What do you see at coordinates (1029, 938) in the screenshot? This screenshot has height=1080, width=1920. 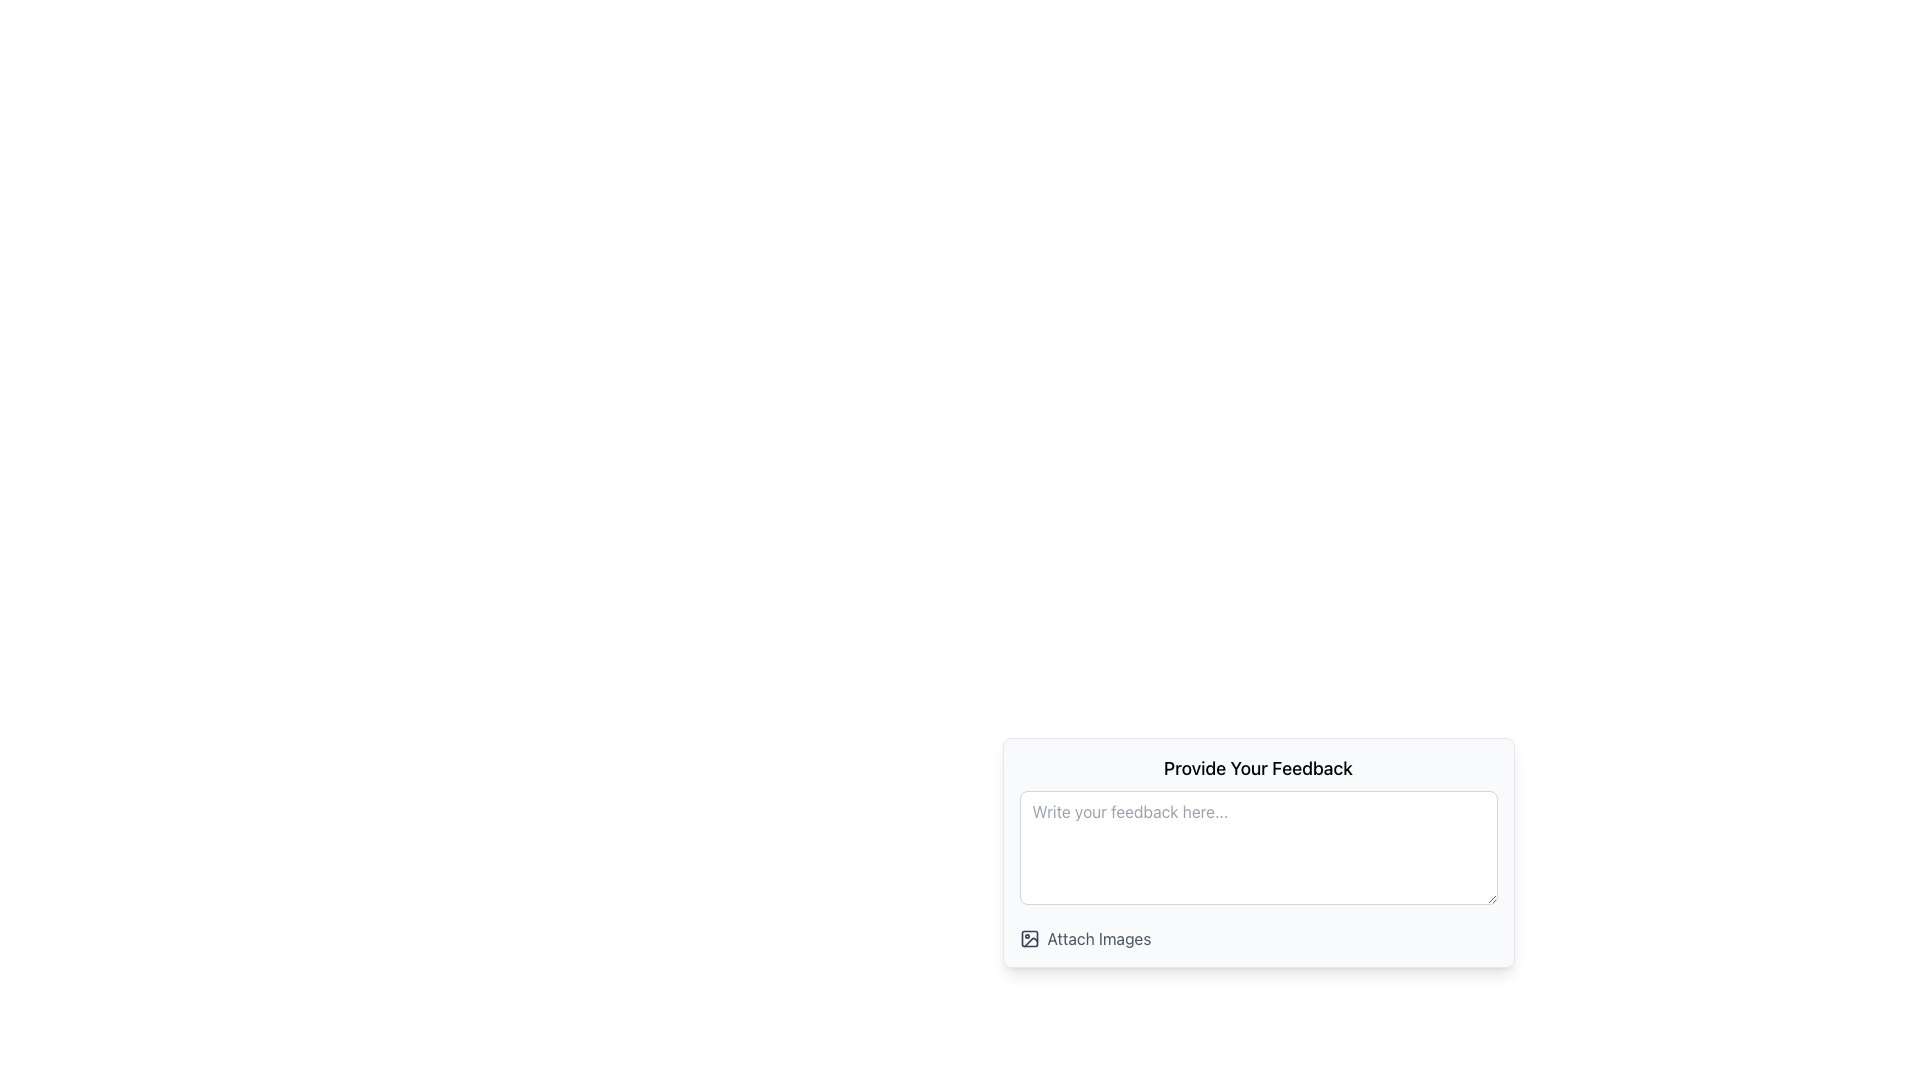 I see `the image placeholder icon located to the left of the 'Attach Images' text within the 'Attach Images' button in the feedback form panel` at bounding box center [1029, 938].